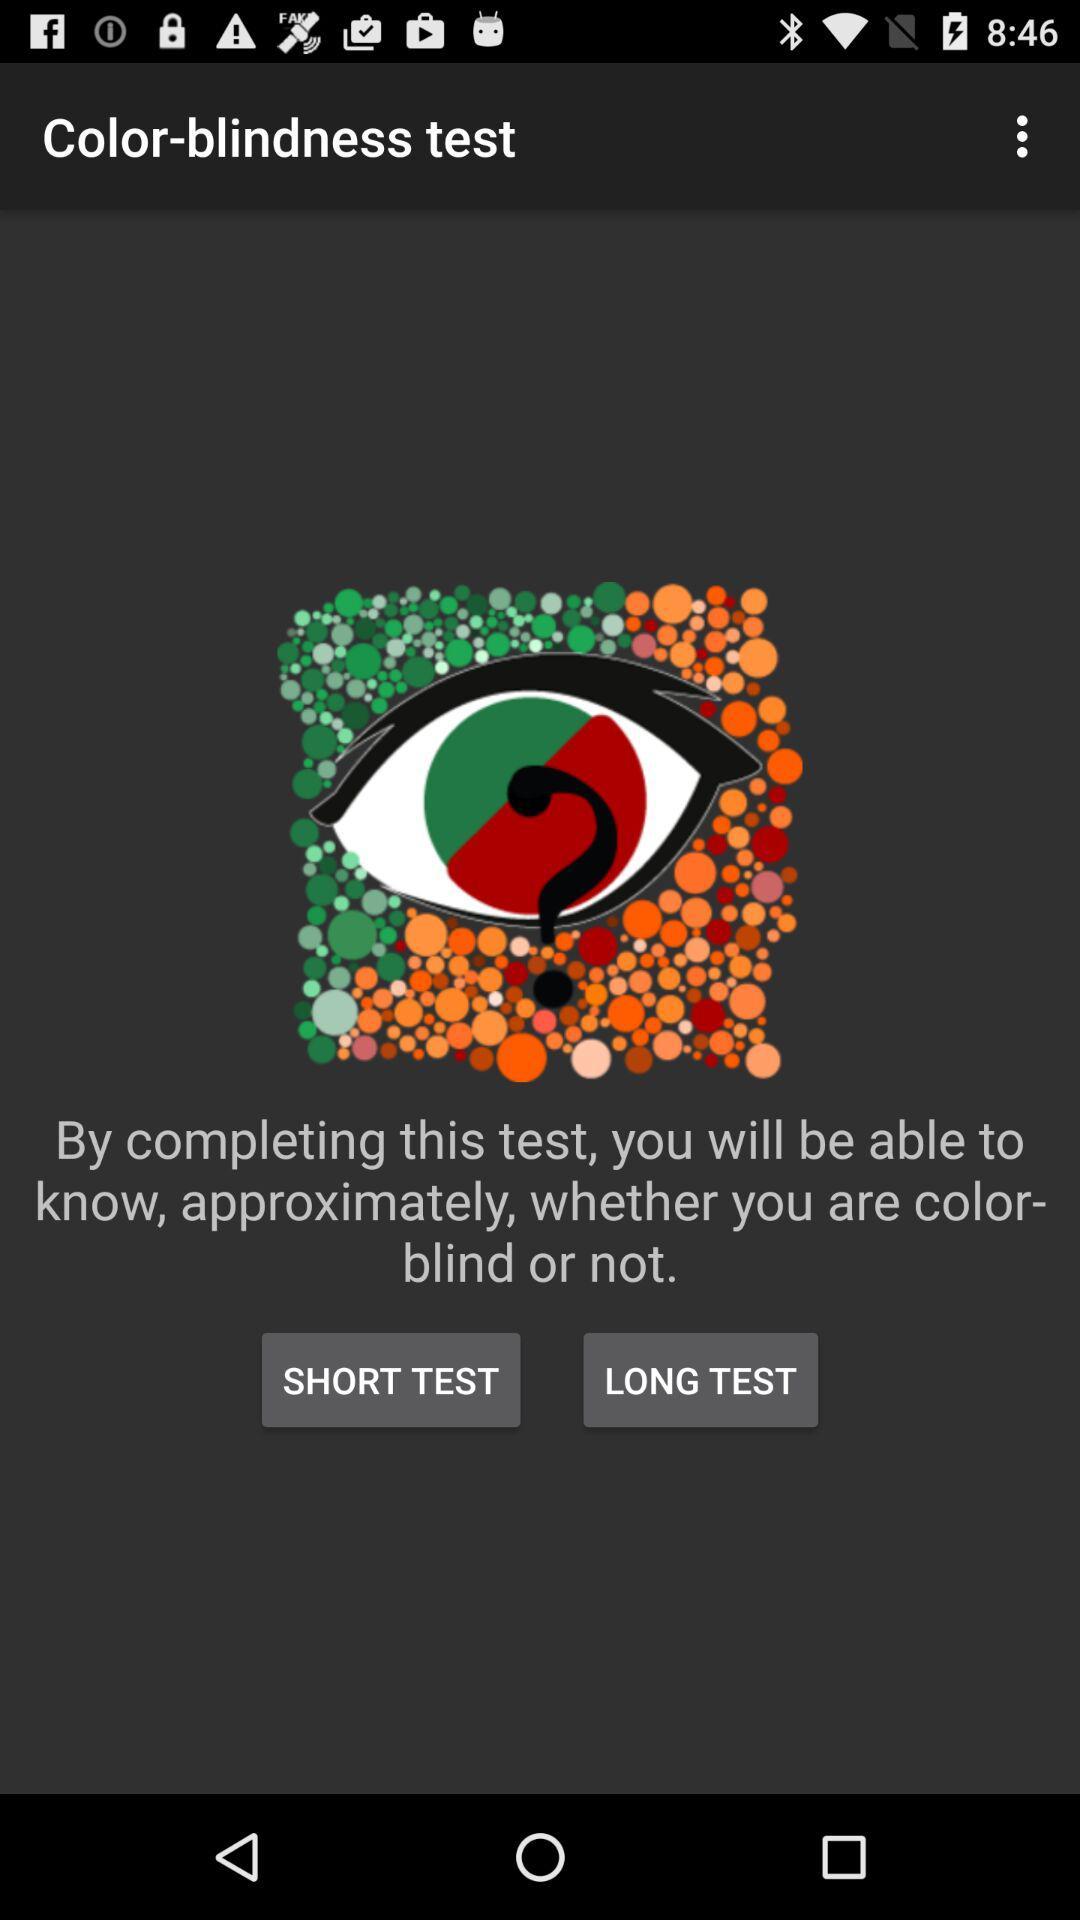  What do you see at coordinates (1027, 135) in the screenshot?
I see `item above the by completing this item` at bounding box center [1027, 135].